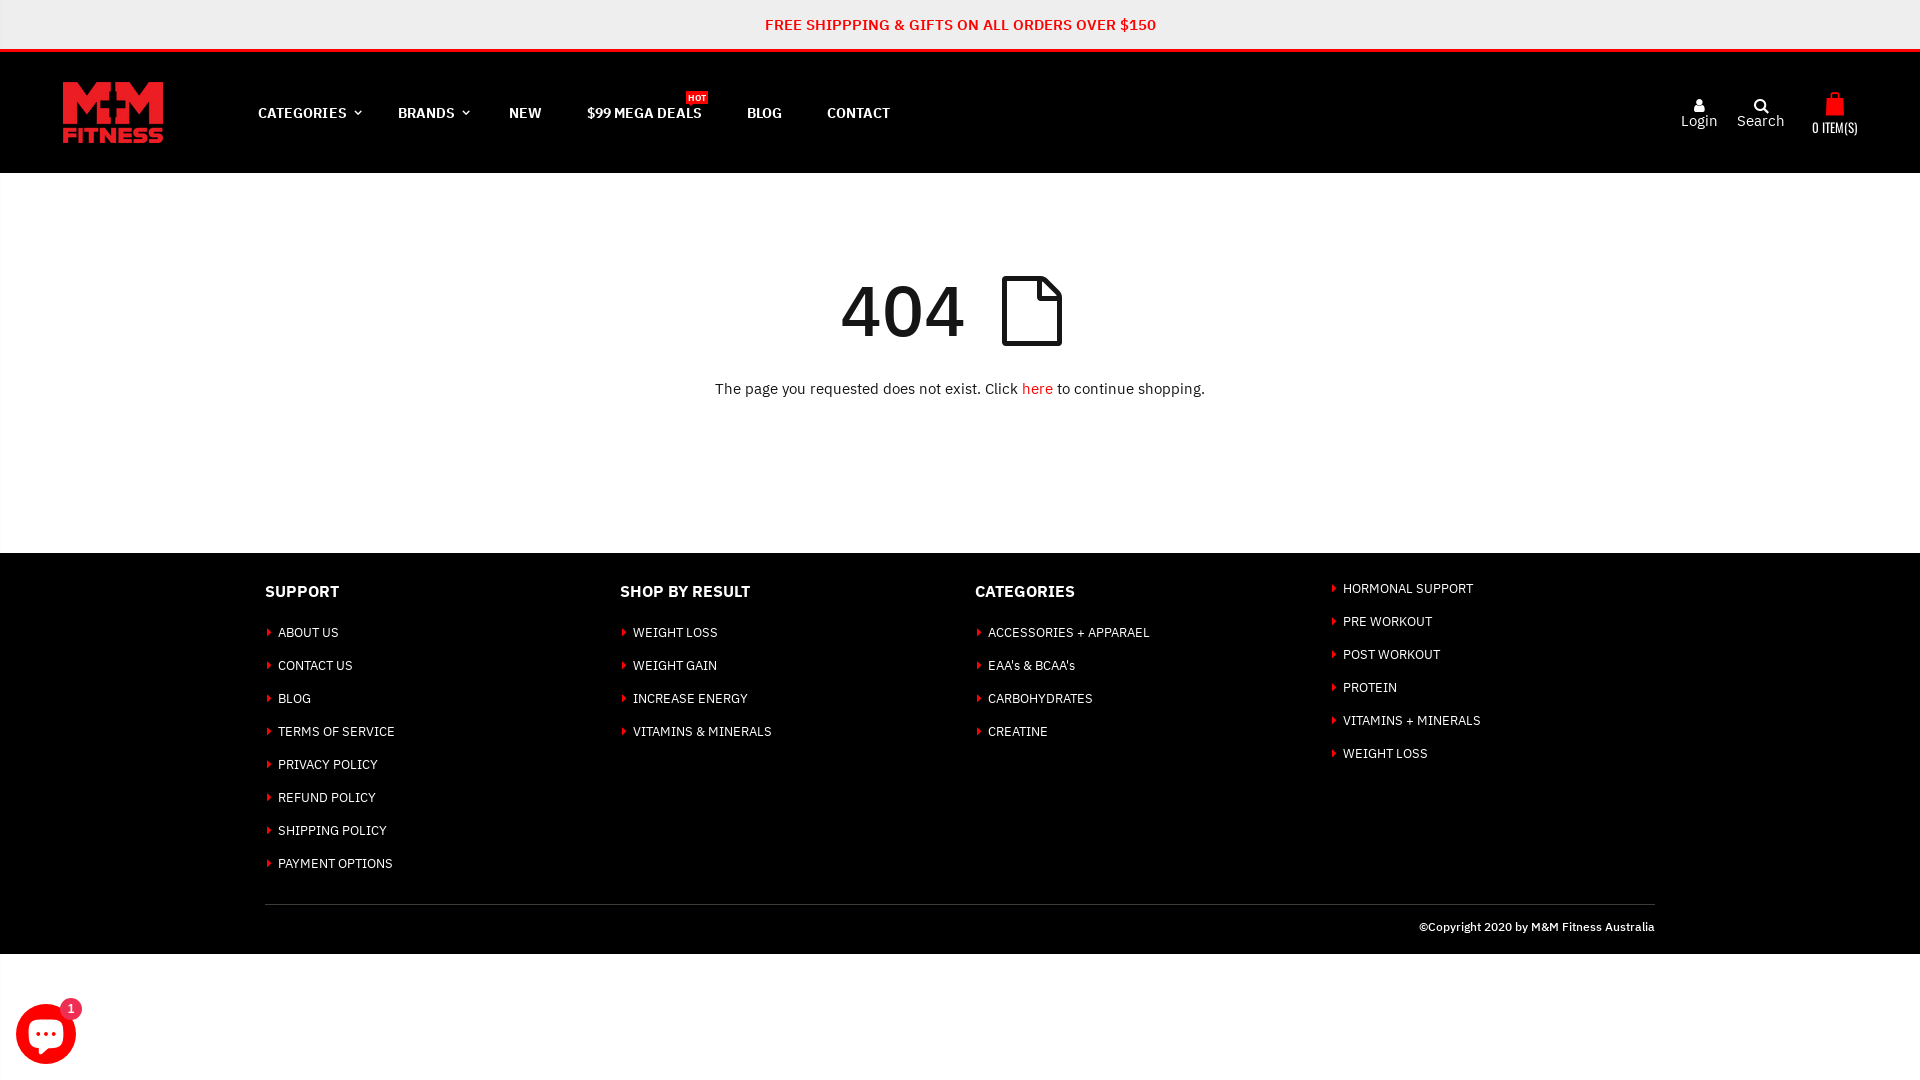 The width and height of the screenshot is (1920, 1080). Describe the element at coordinates (1834, 112) in the screenshot. I see `'0ITEM(S)'` at that location.